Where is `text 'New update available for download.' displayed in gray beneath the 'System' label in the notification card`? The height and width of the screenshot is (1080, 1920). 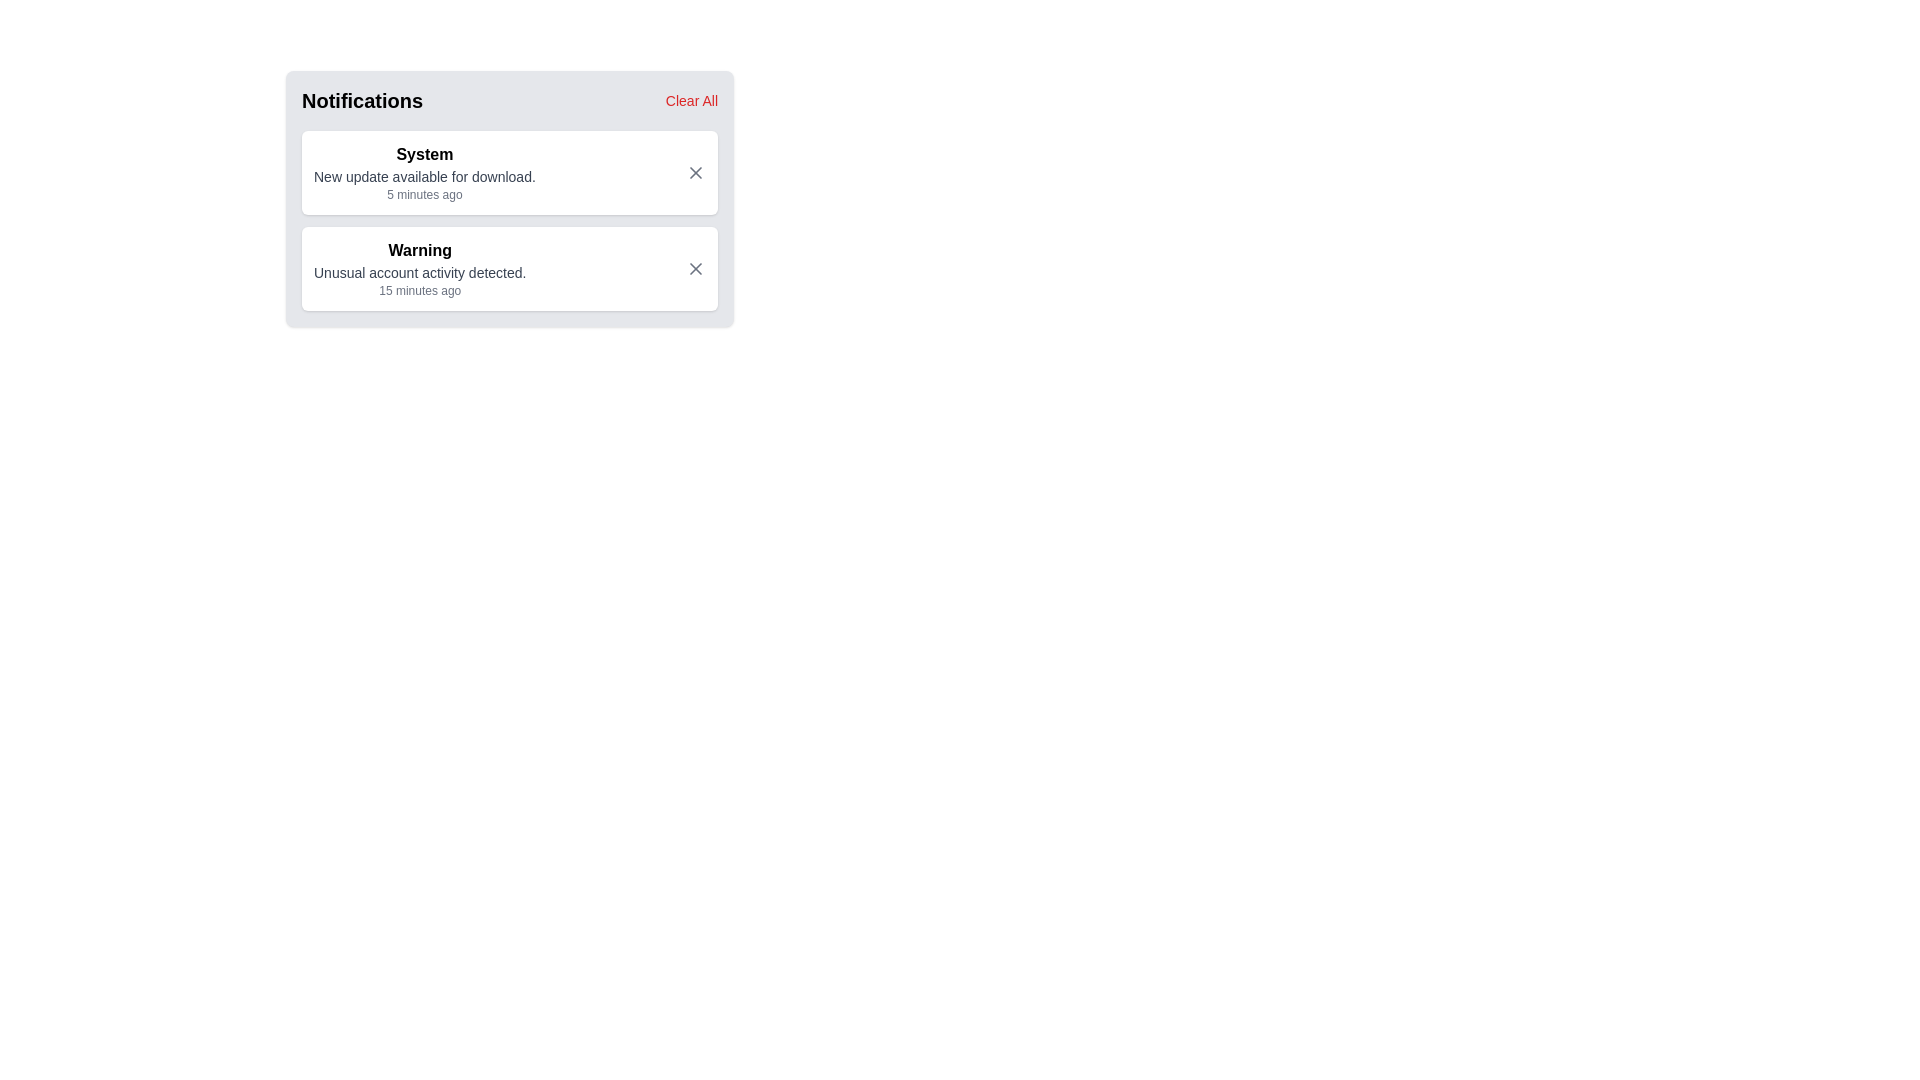
text 'New update available for download.' displayed in gray beneath the 'System' label in the notification card is located at coordinates (423, 176).